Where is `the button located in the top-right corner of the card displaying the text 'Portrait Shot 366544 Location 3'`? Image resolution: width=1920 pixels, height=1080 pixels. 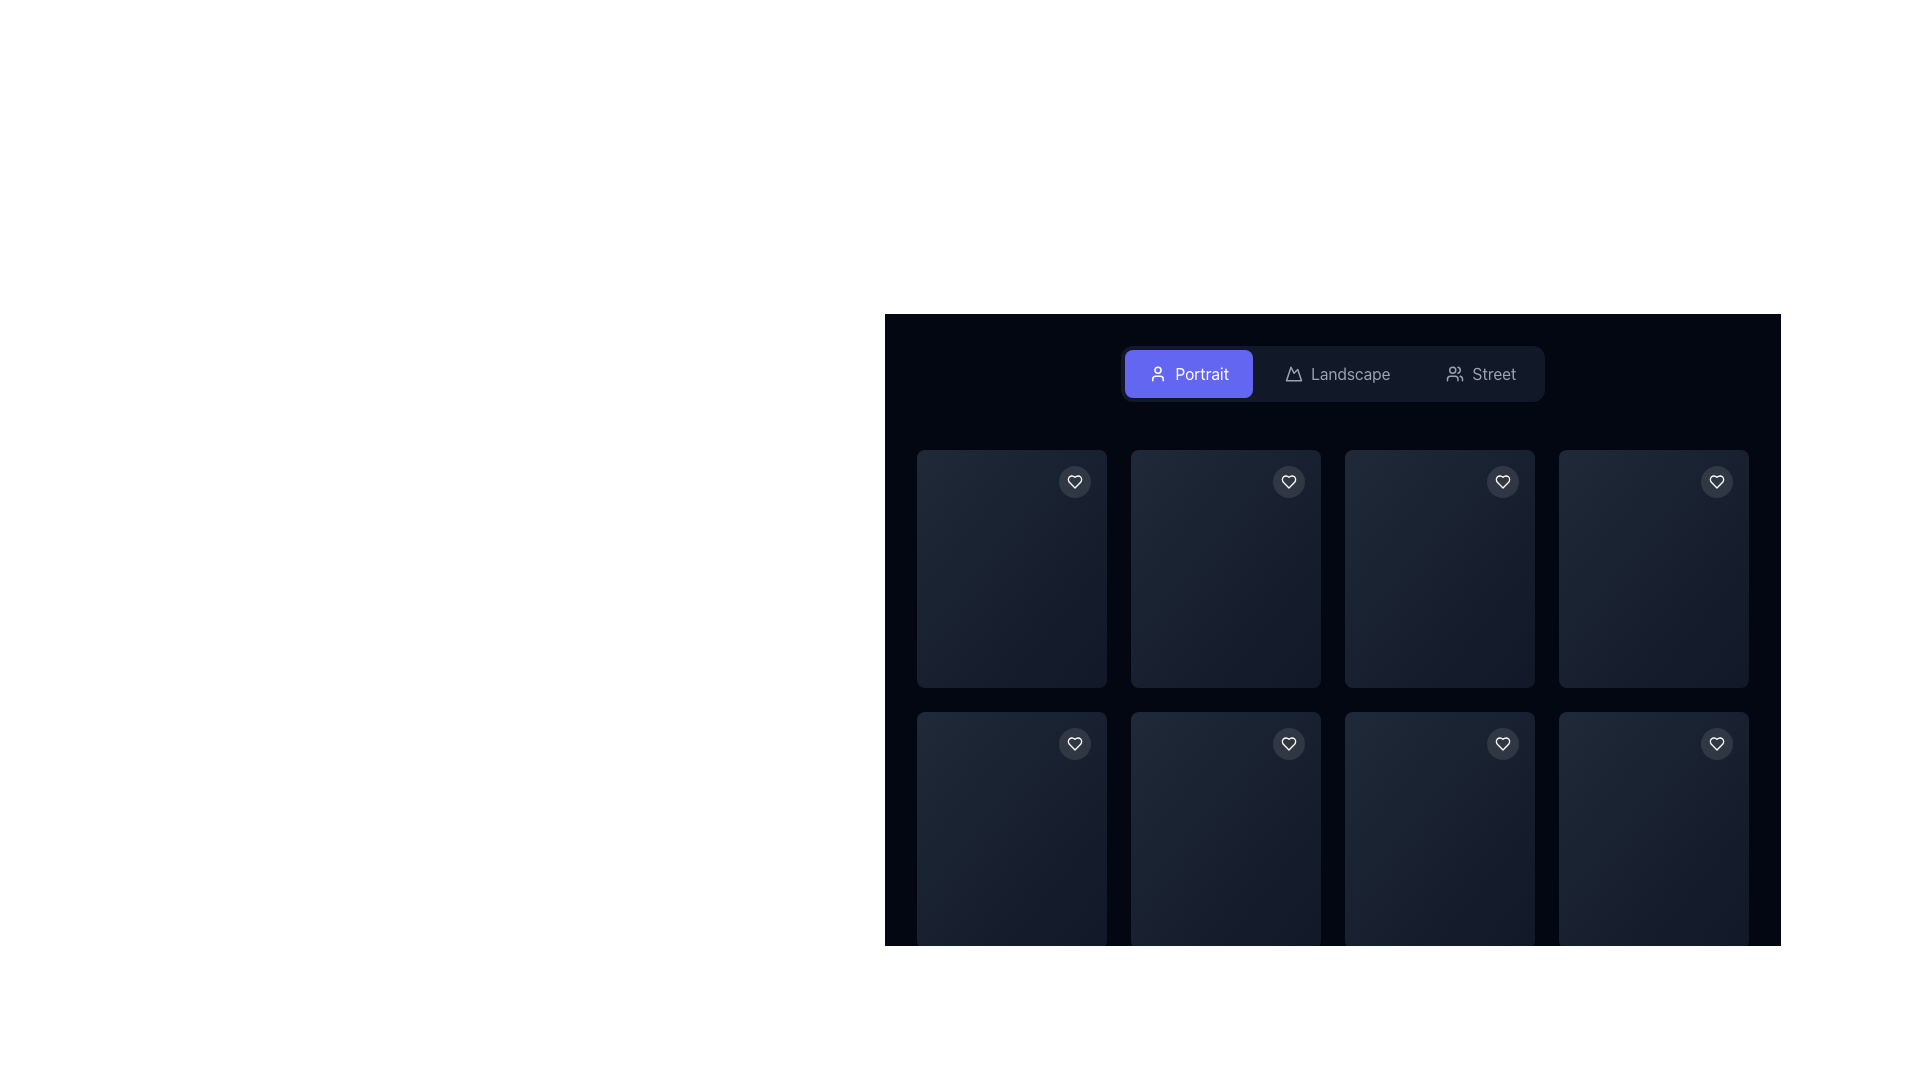
the button located in the top-right corner of the card displaying the text 'Portrait Shot 366544 Location 3' is located at coordinates (1502, 482).